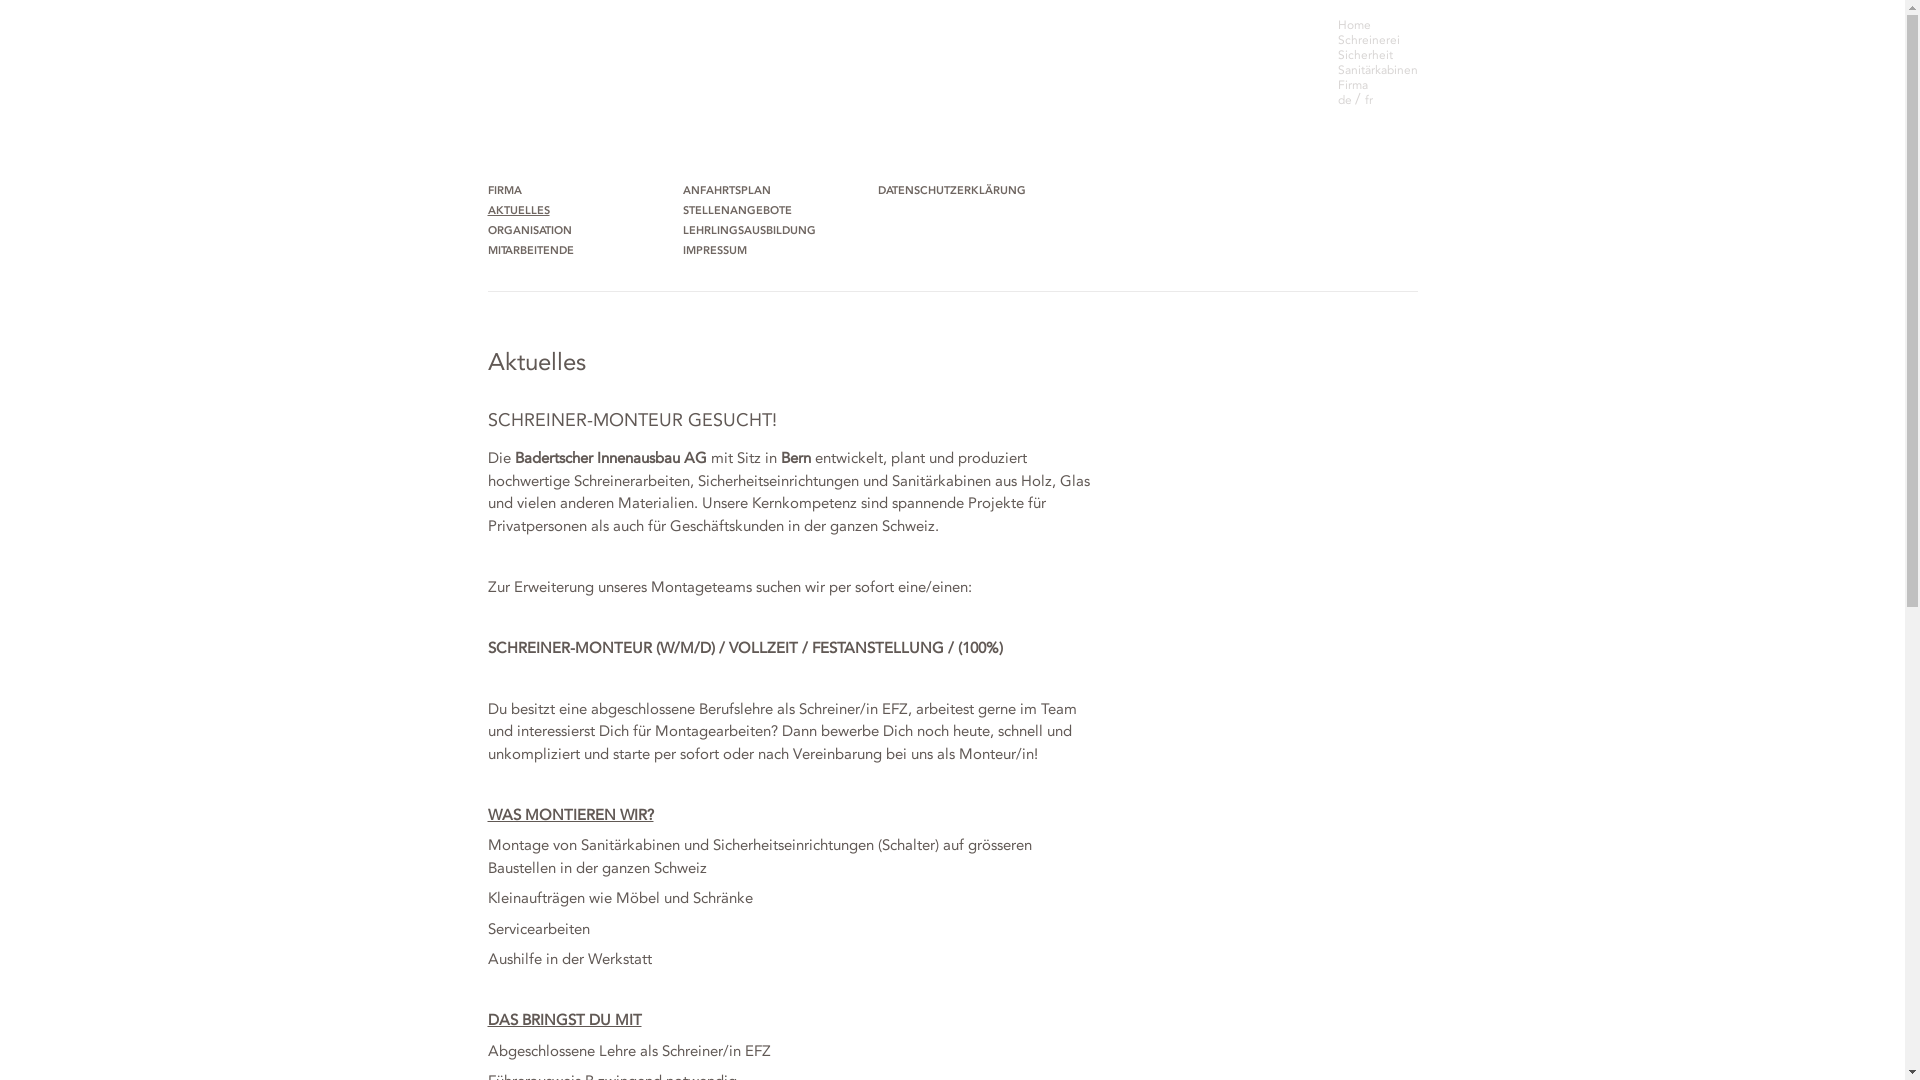  What do you see at coordinates (1353, 83) in the screenshot?
I see `'Firma'` at bounding box center [1353, 83].